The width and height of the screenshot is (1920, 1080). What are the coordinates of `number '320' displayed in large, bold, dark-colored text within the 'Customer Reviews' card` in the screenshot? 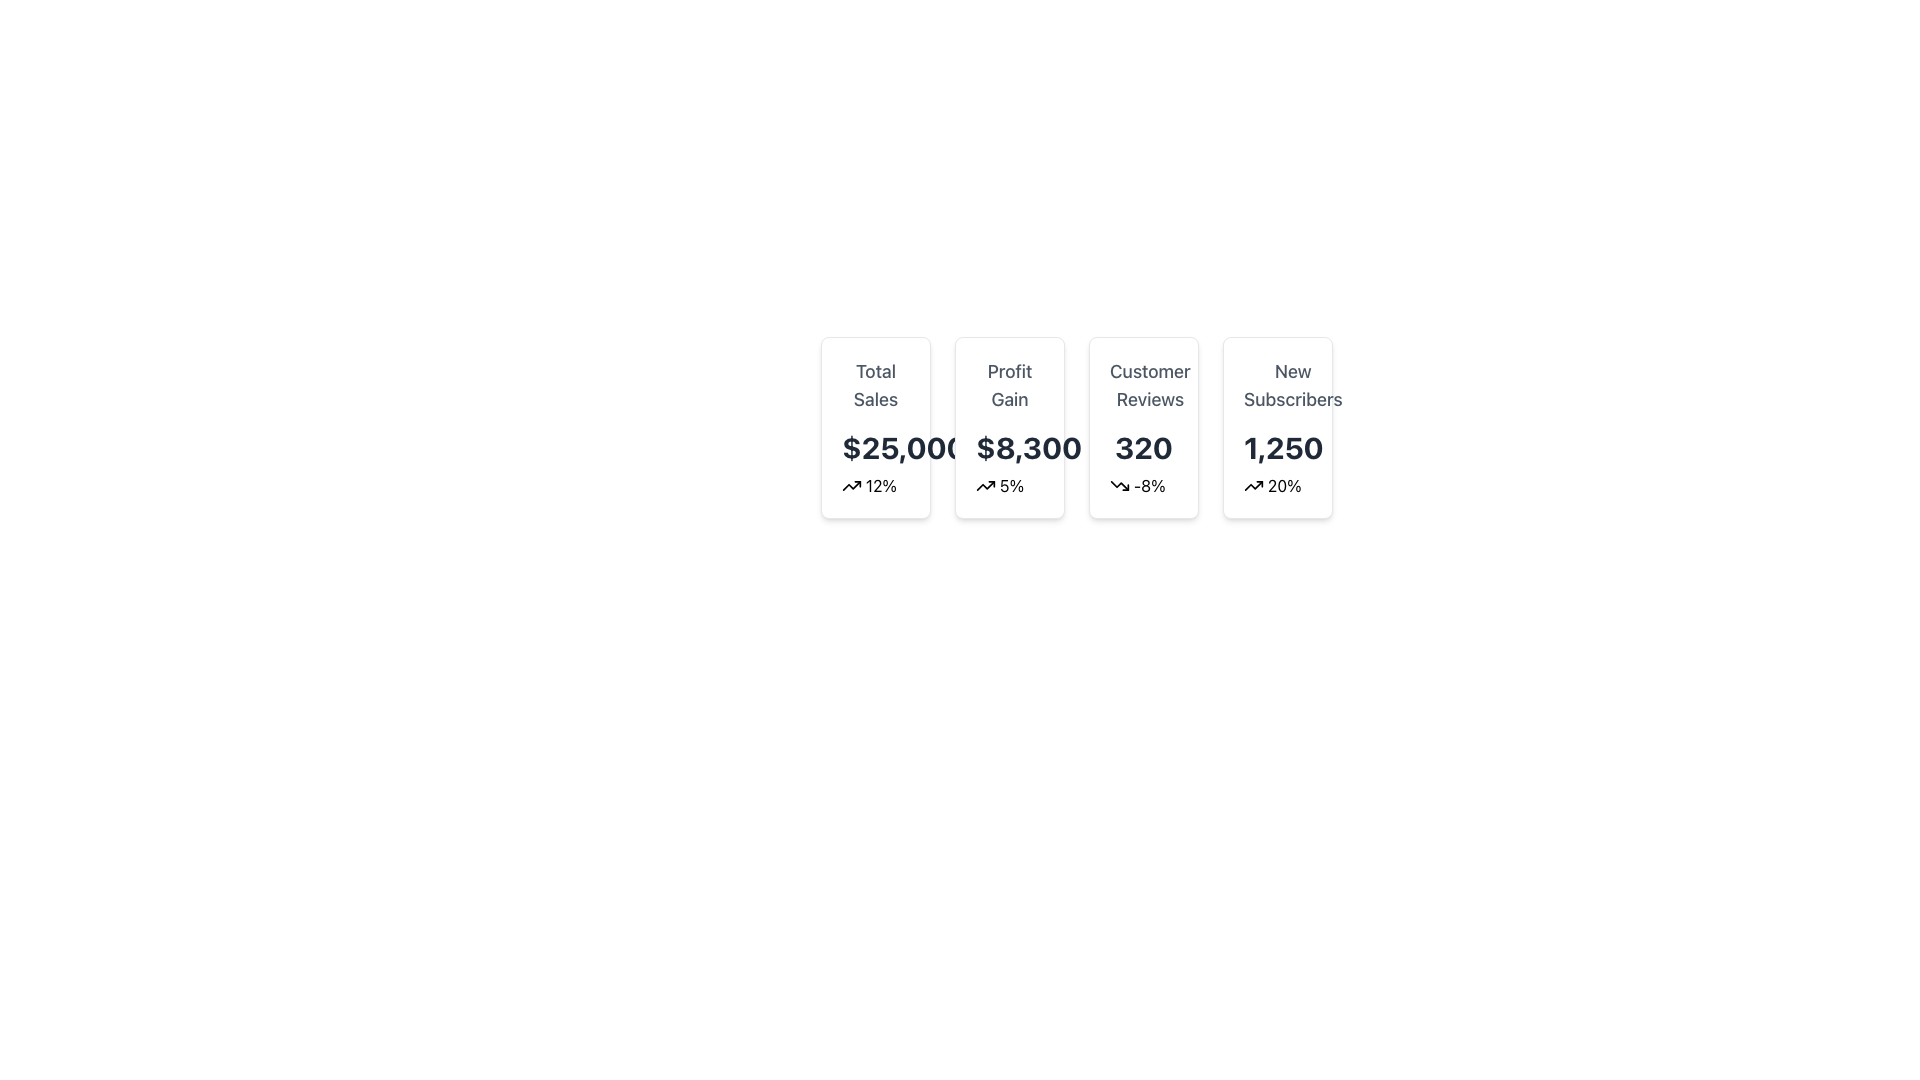 It's located at (1143, 446).